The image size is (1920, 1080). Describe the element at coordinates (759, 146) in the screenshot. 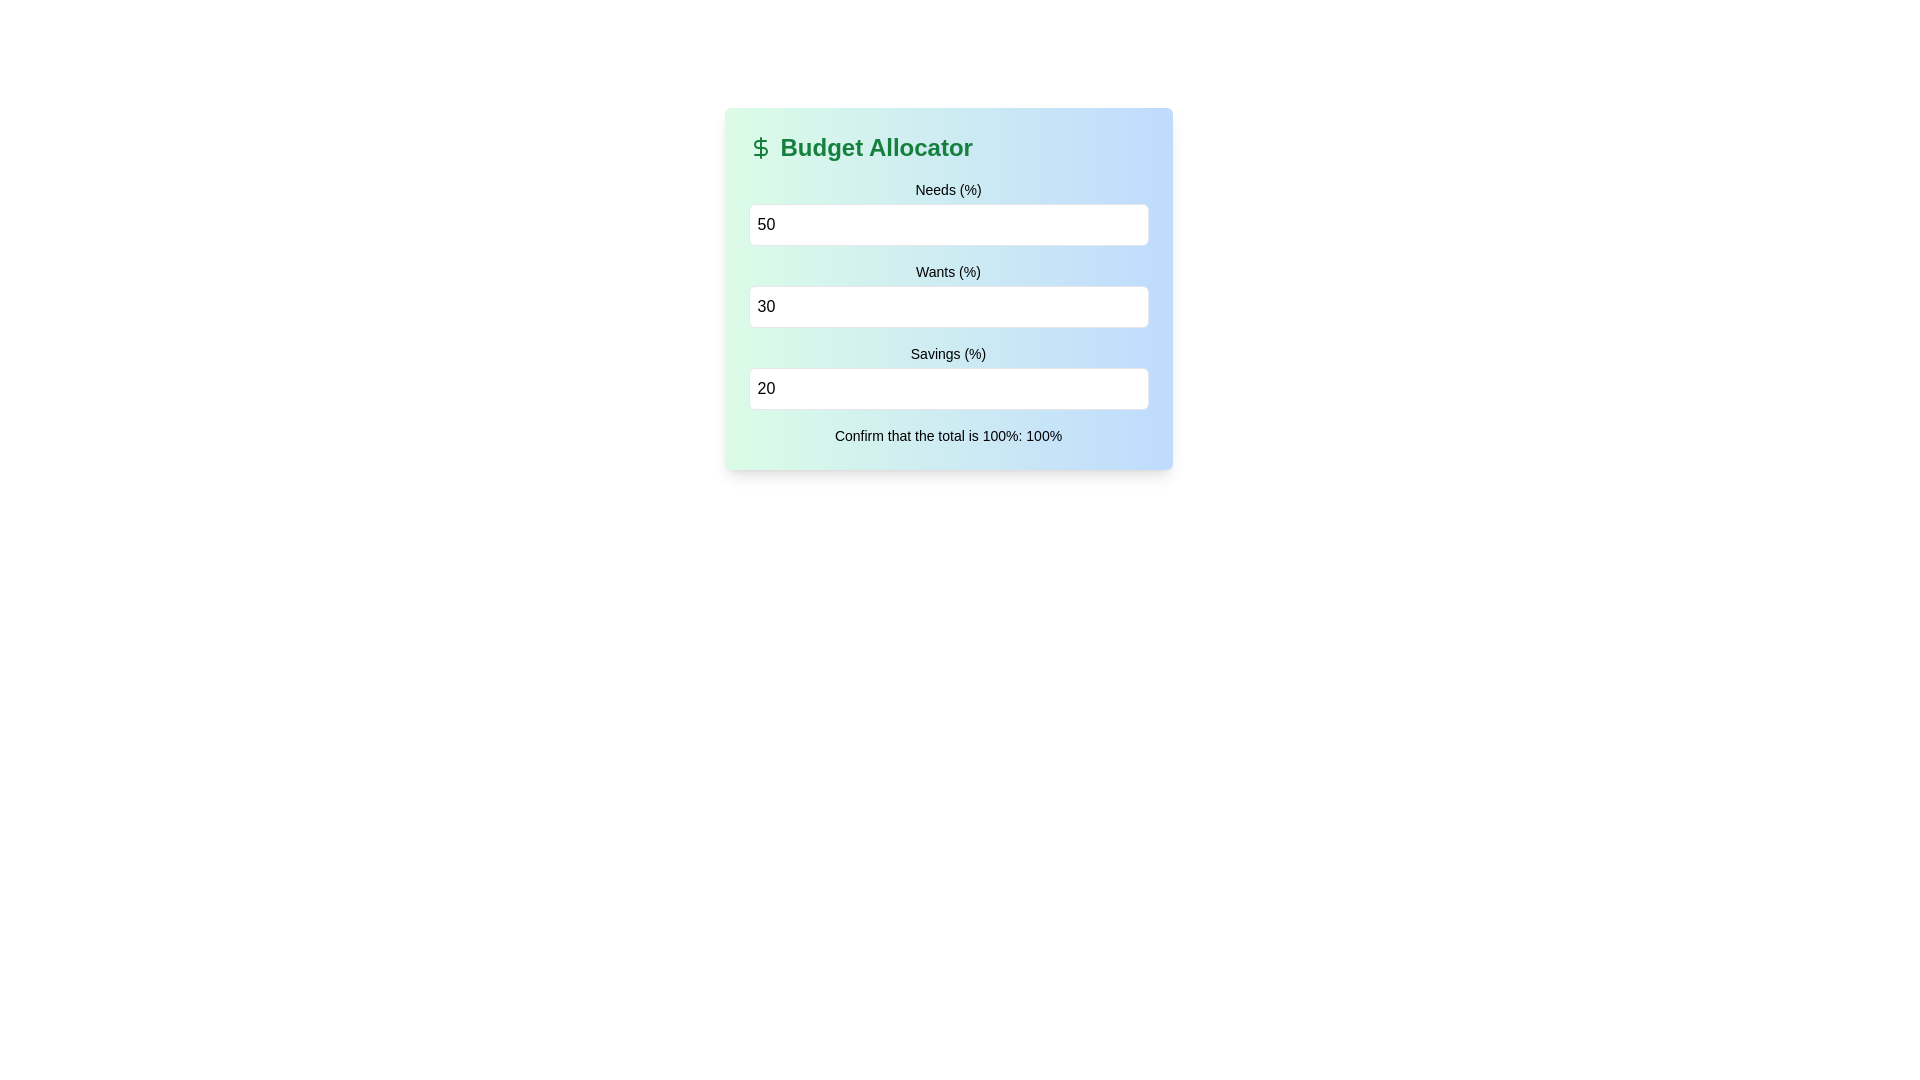

I see `the lower curved segment of the dollar sign icon, which is part of an SVG image representing financial functionality, located to the left of the text 'Budget Allocator'` at that location.